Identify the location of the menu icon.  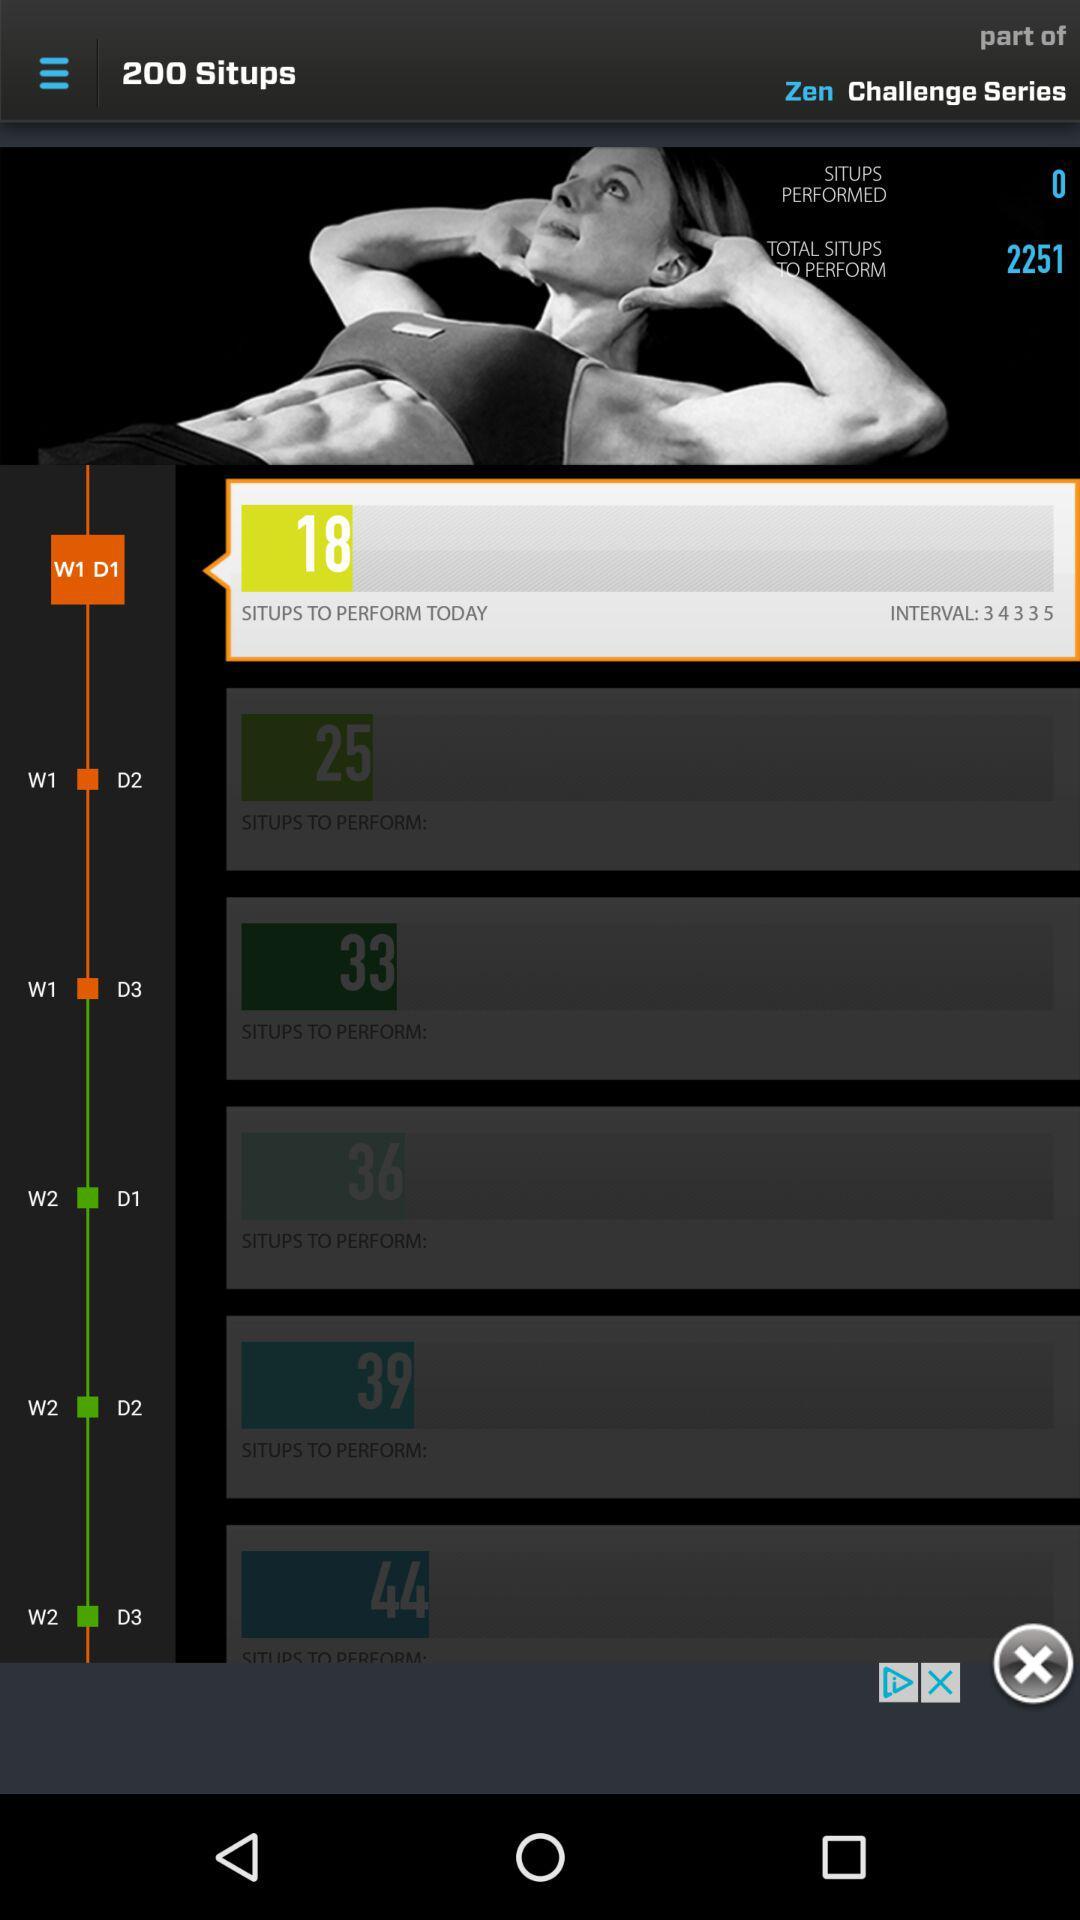
(53, 73).